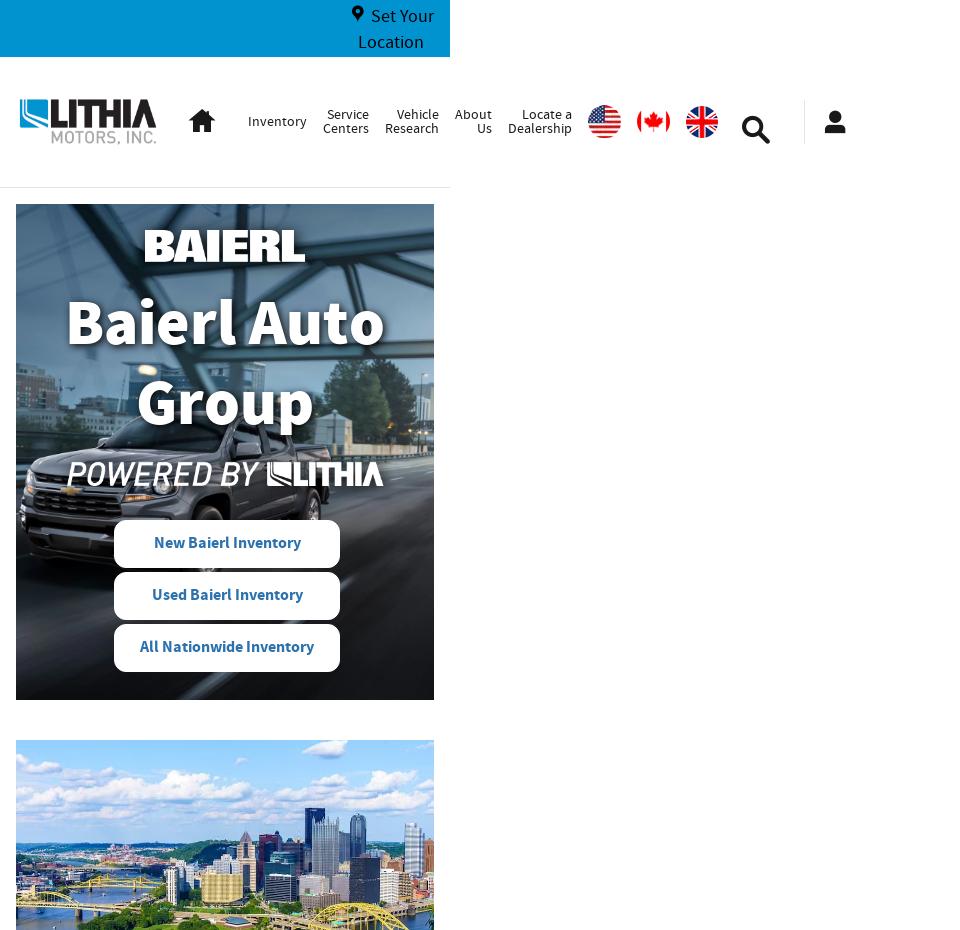 Image resolution: width=960 pixels, height=930 pixels. Describe the element at coordinates (64, 360) in the screenshot. I see `'Baierl Auto Group'` at that location.